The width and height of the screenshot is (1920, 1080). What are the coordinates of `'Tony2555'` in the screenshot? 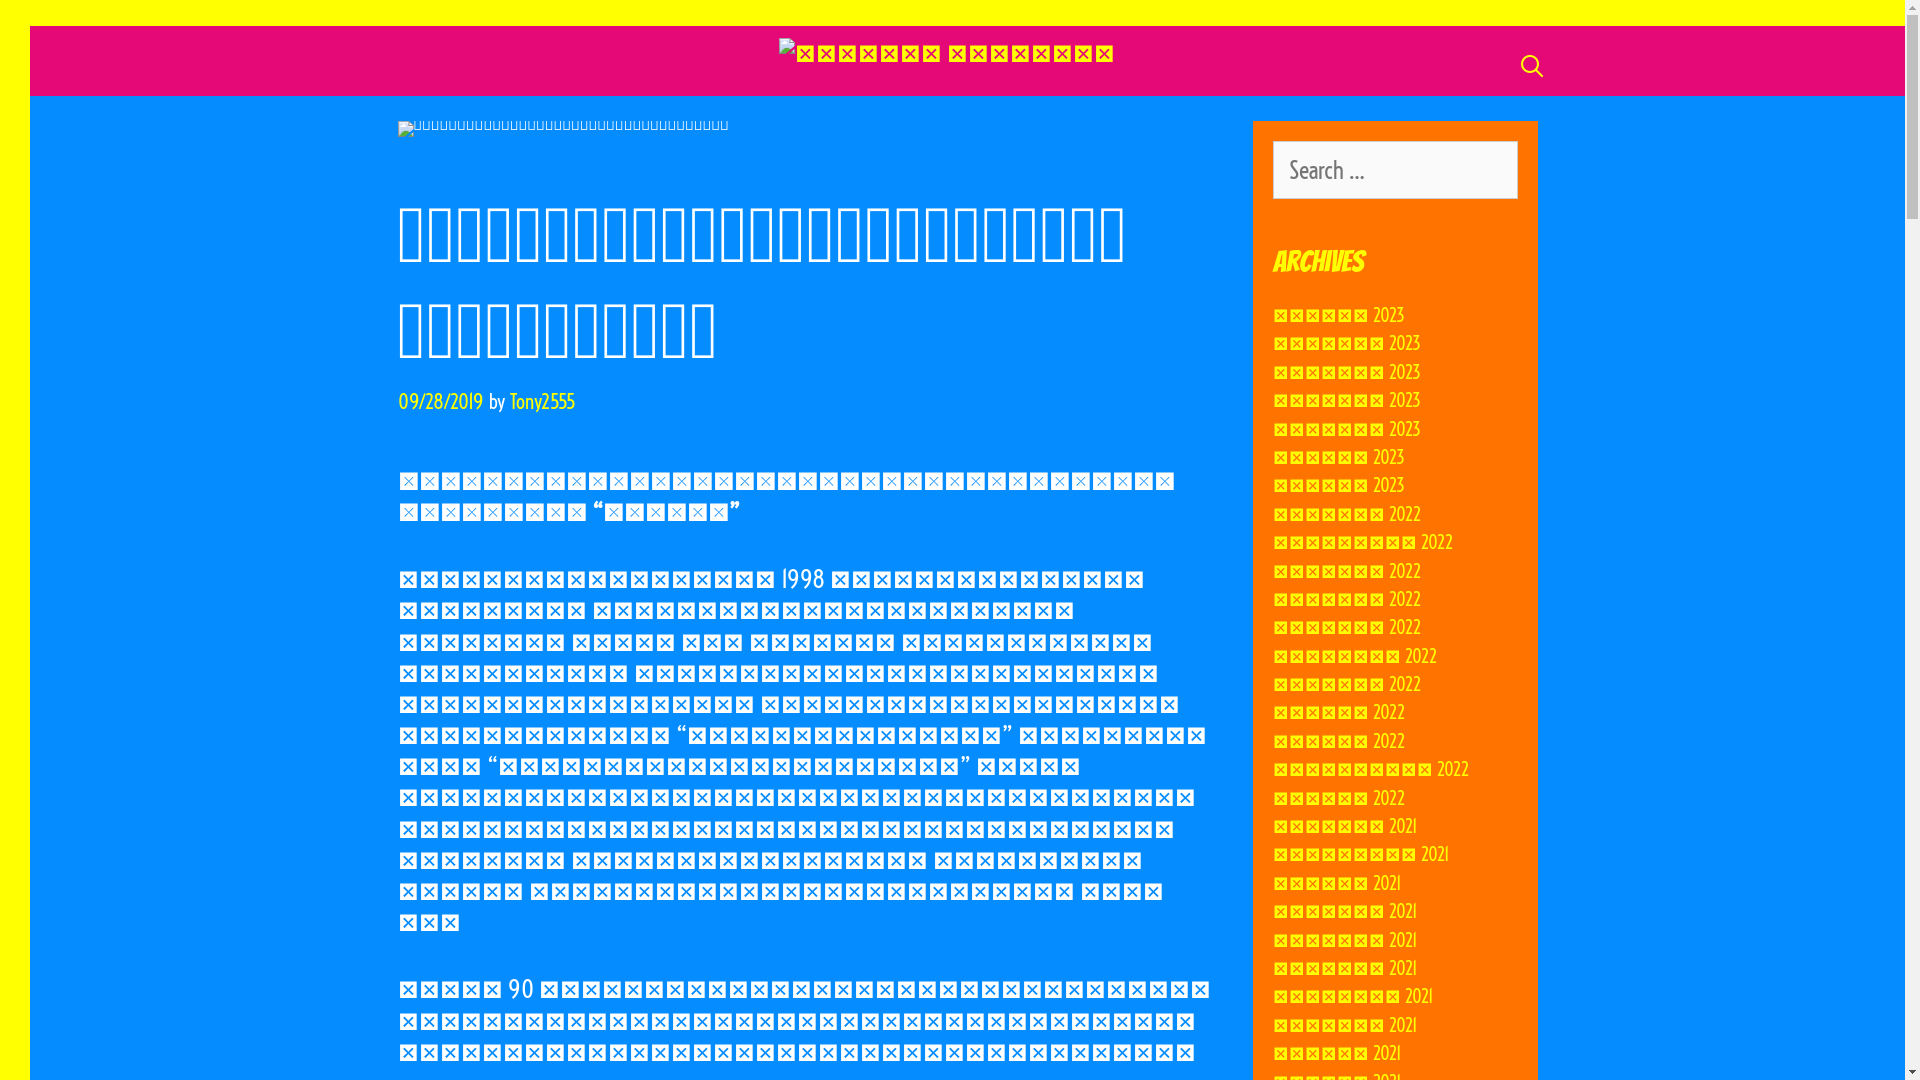 It's located at (542, 401).